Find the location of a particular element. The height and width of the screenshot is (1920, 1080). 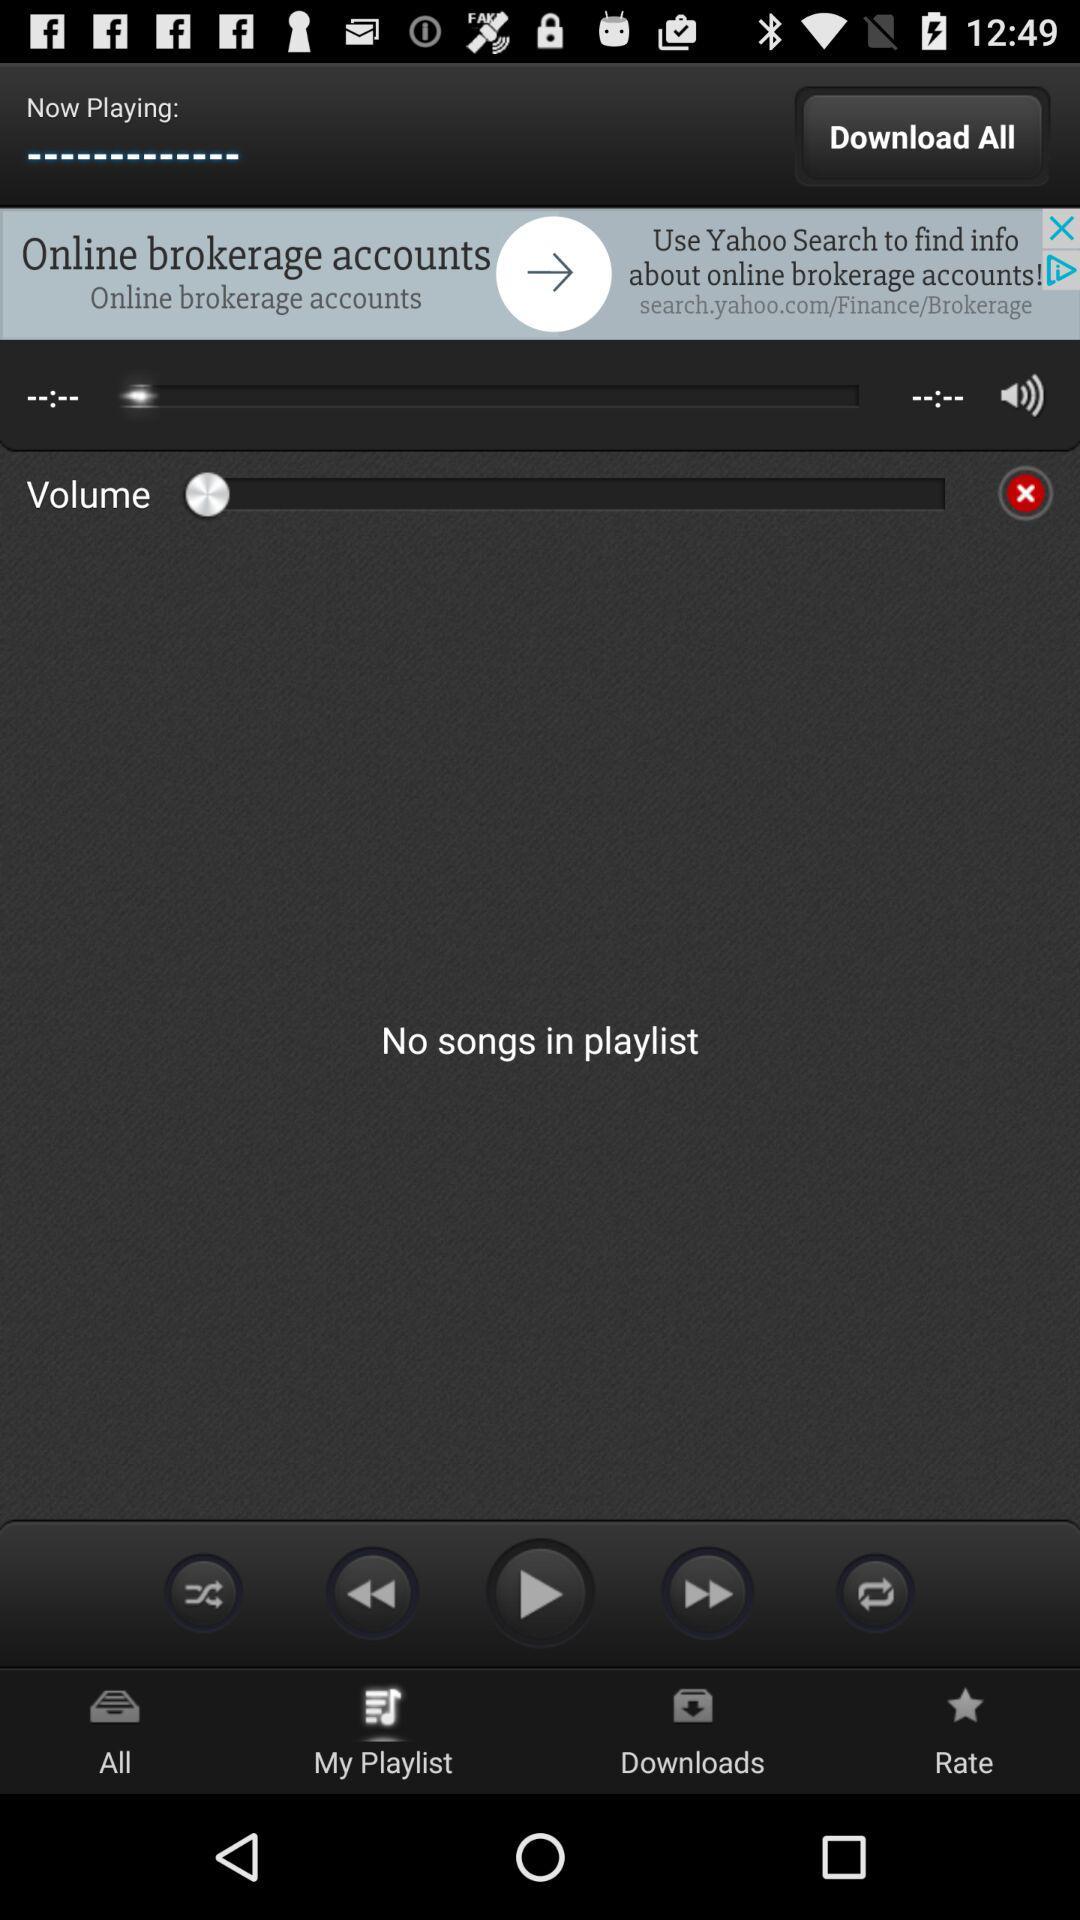

next song is located at coordinates (707, 1591).